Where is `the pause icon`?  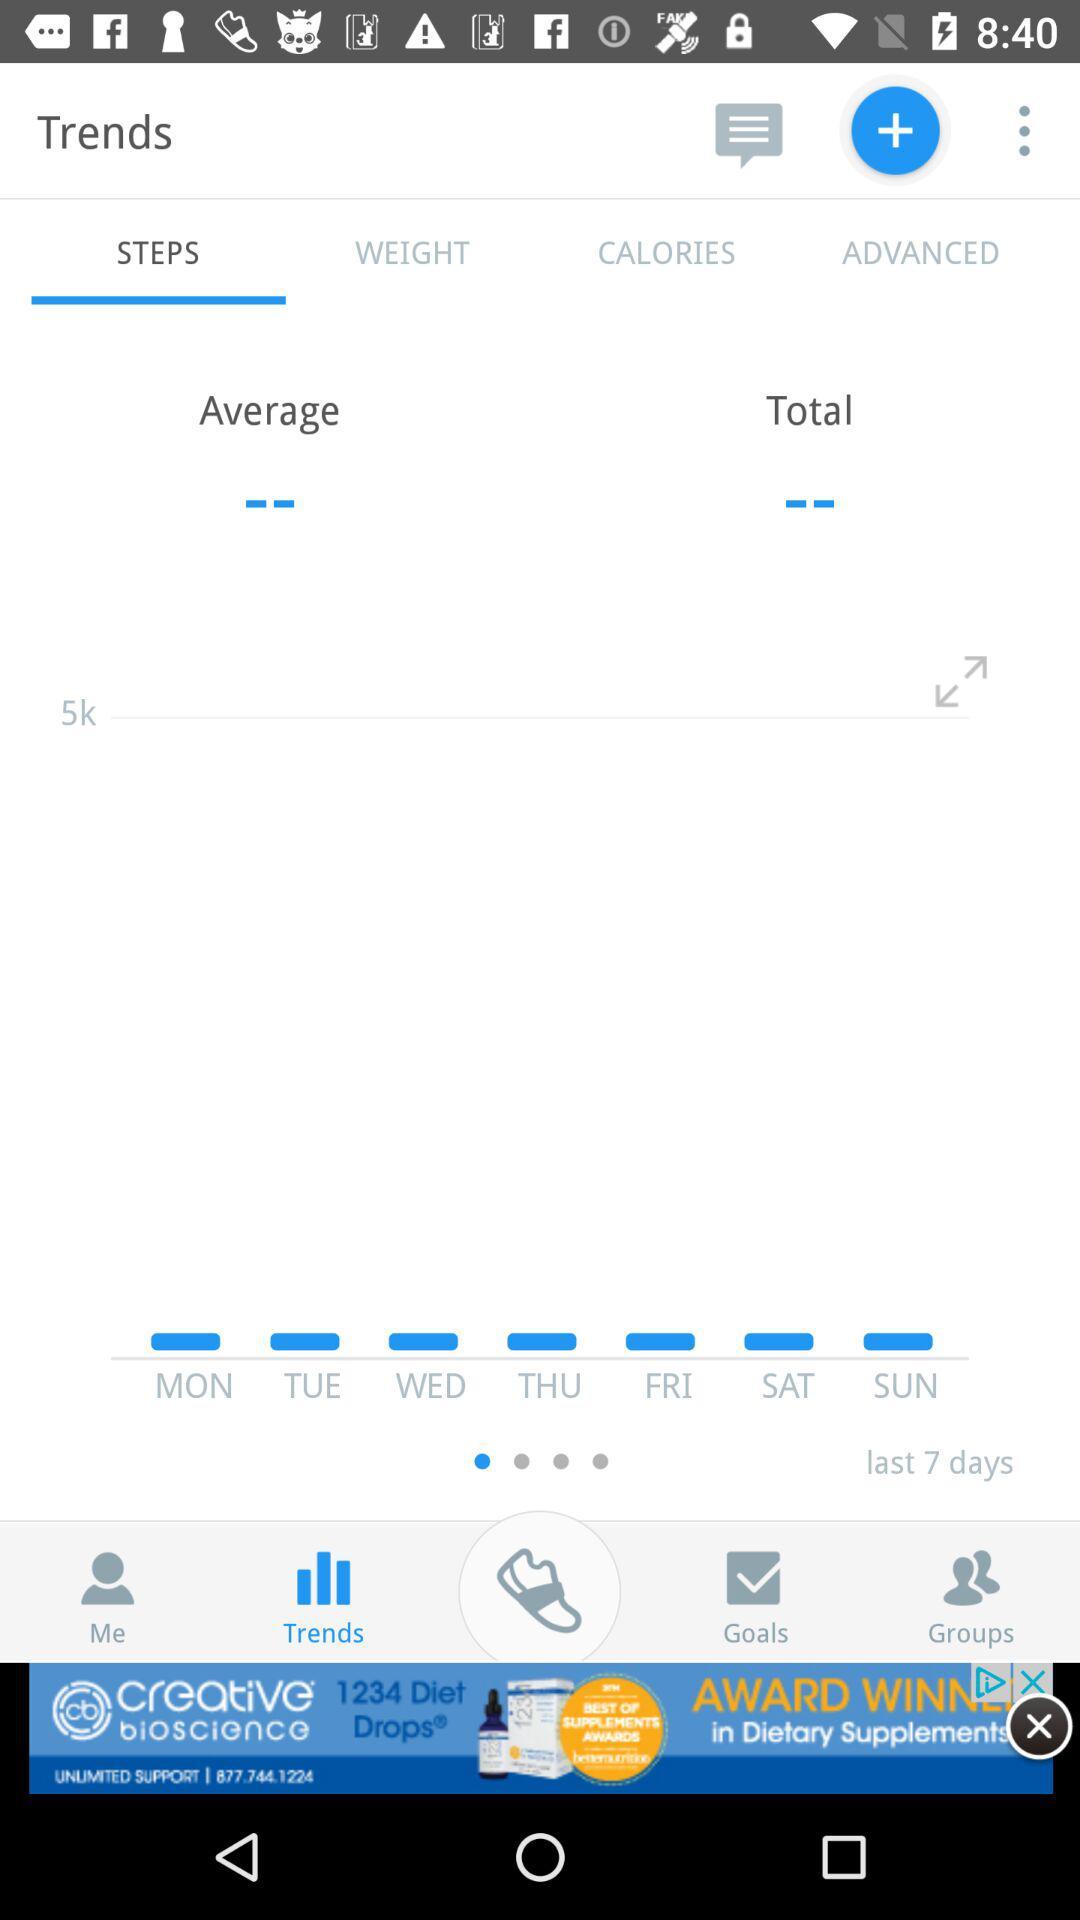
the pause icon is located at coordinates (322, 1577).